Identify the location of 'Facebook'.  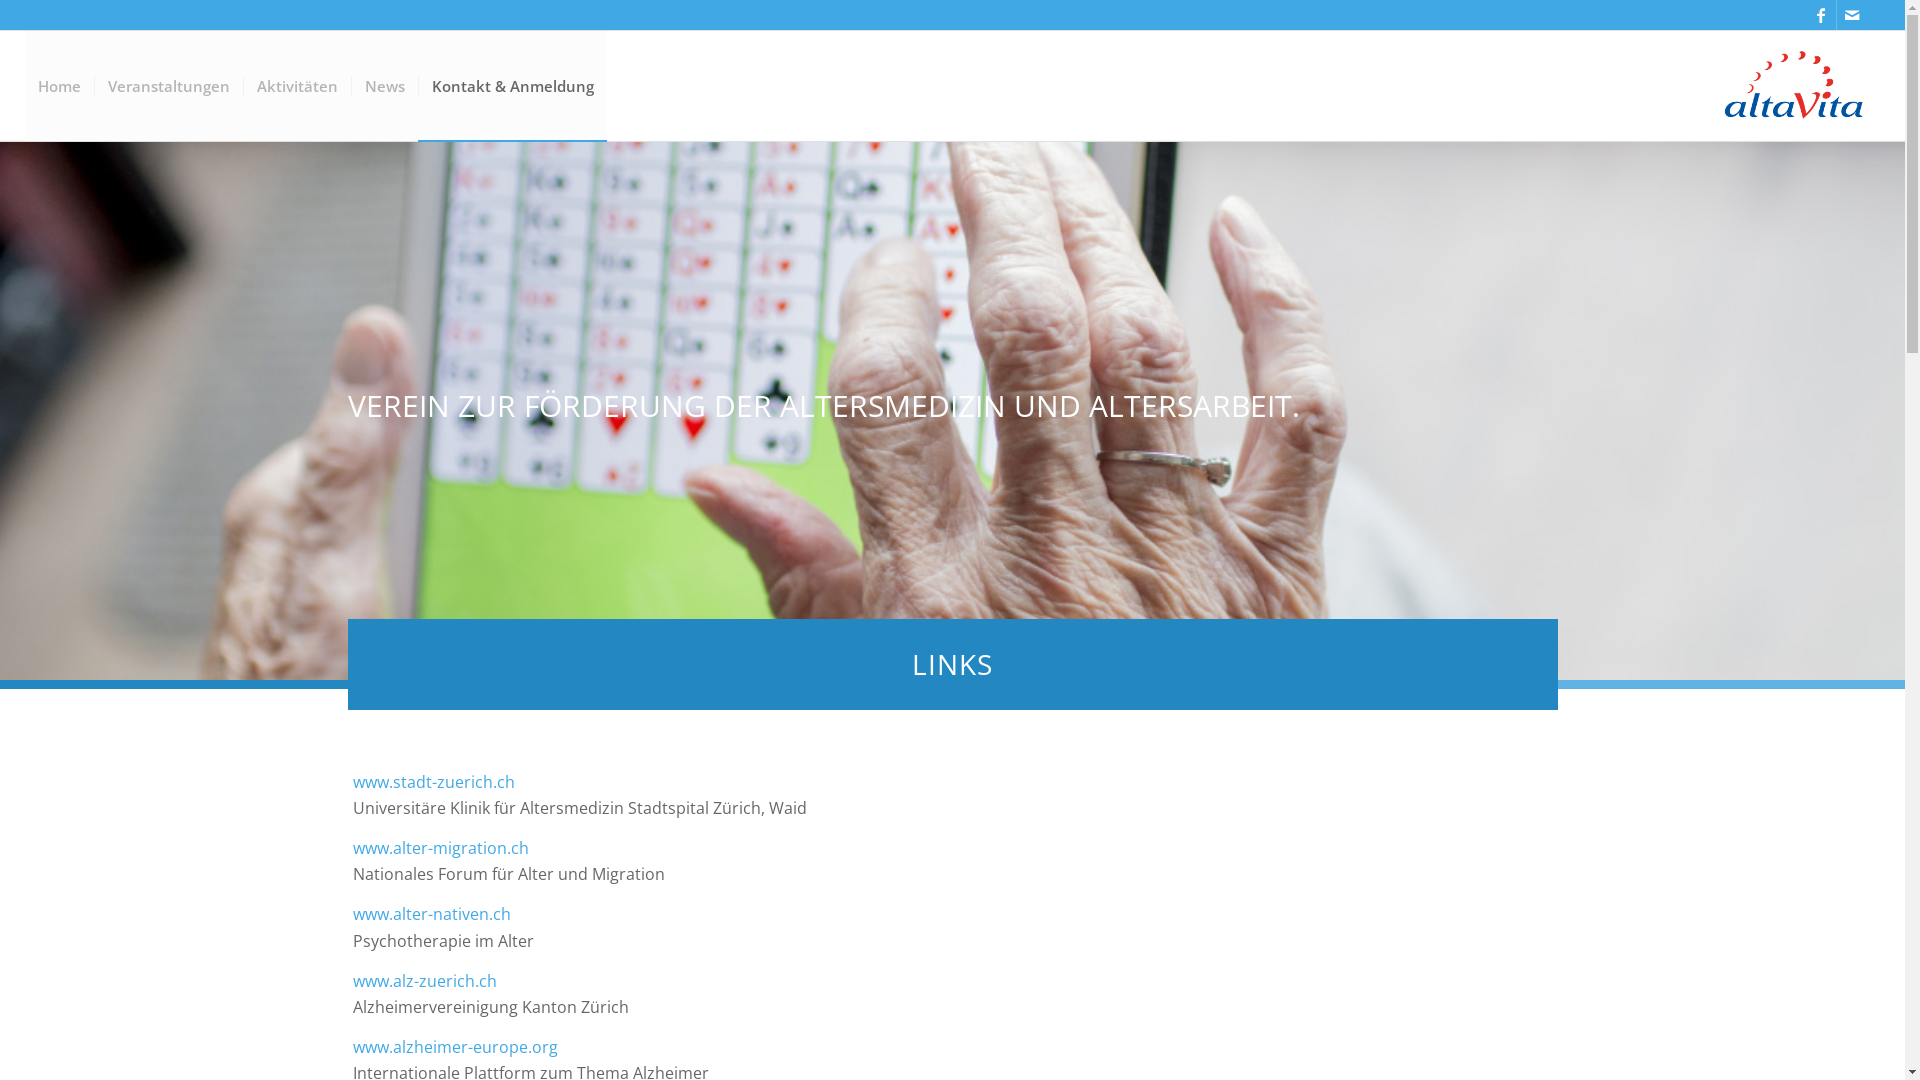
(1821, 15).